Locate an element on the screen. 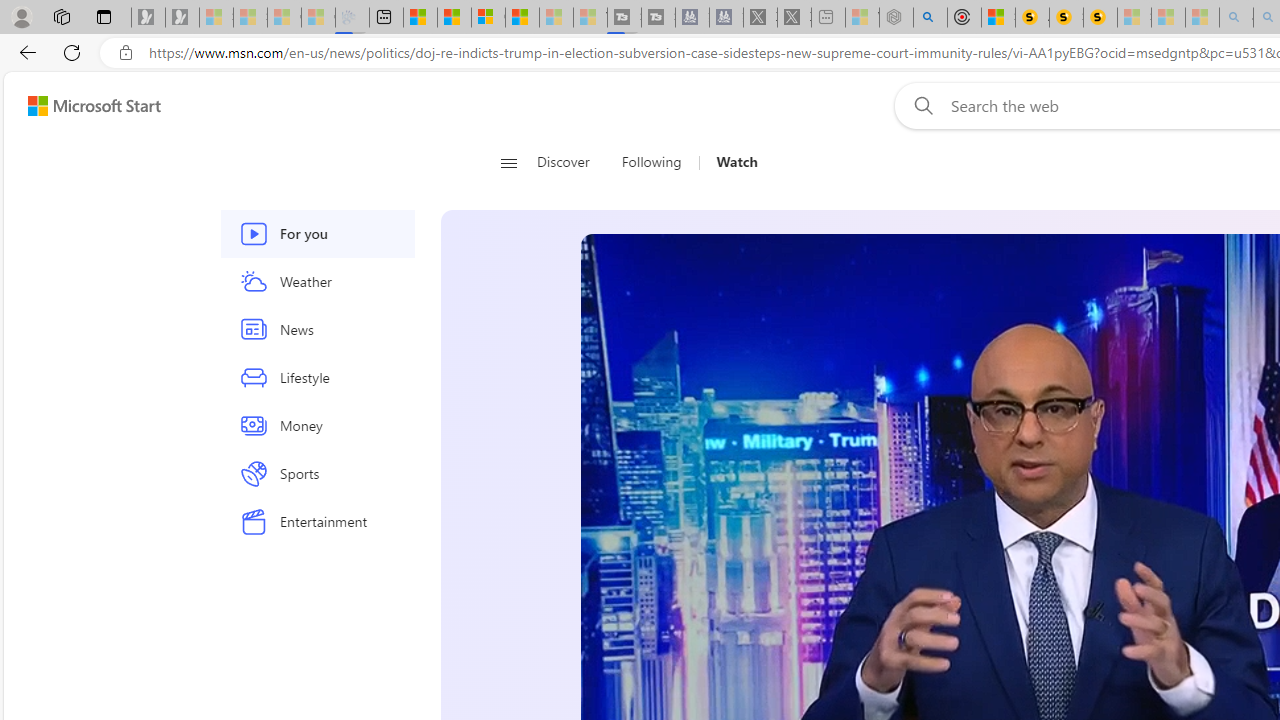 This screenshot has width=1280, height=720. 'poe - Search' is located at coordinates (929, 17).